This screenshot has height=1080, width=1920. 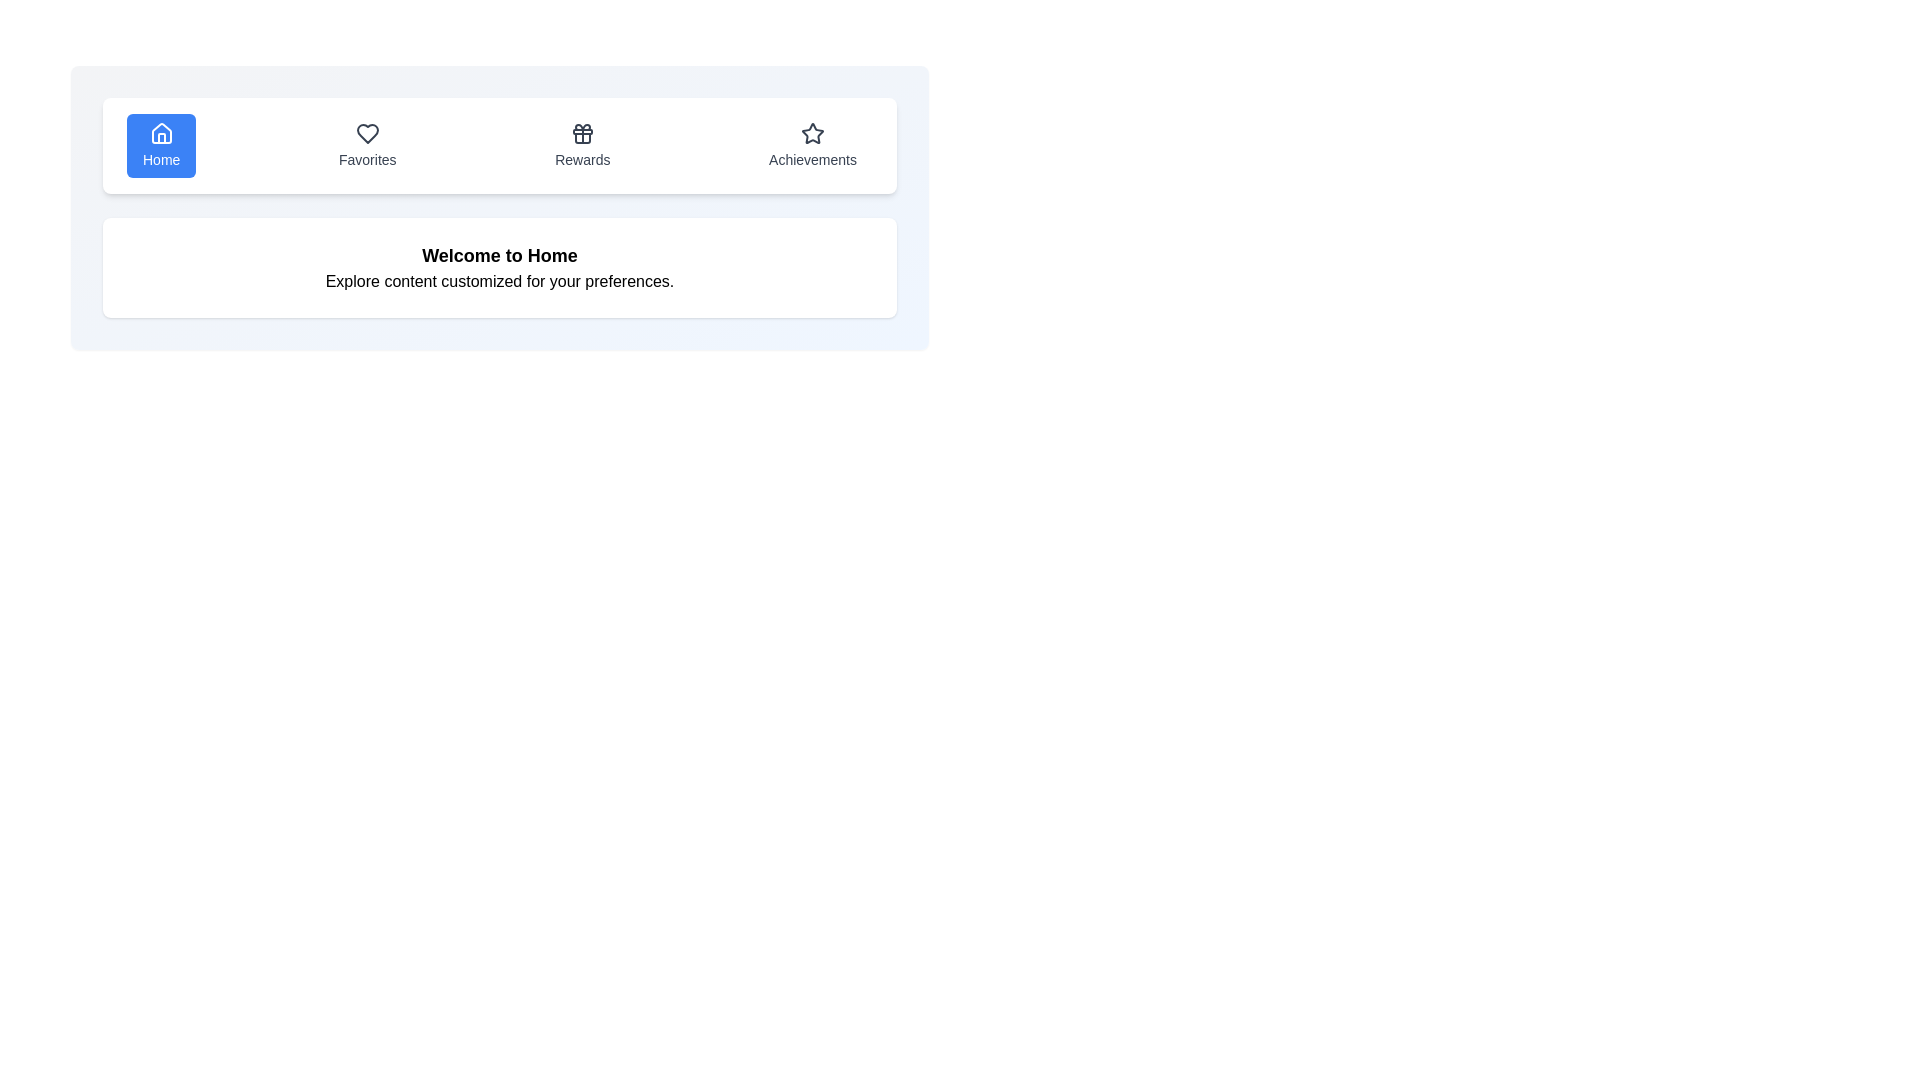 What do you see at coordinates (499, 254) in the screenshot?
I see `the Header Text element that greets the user and provides context for the following content by reading the text` at bounding box center [499, 254].